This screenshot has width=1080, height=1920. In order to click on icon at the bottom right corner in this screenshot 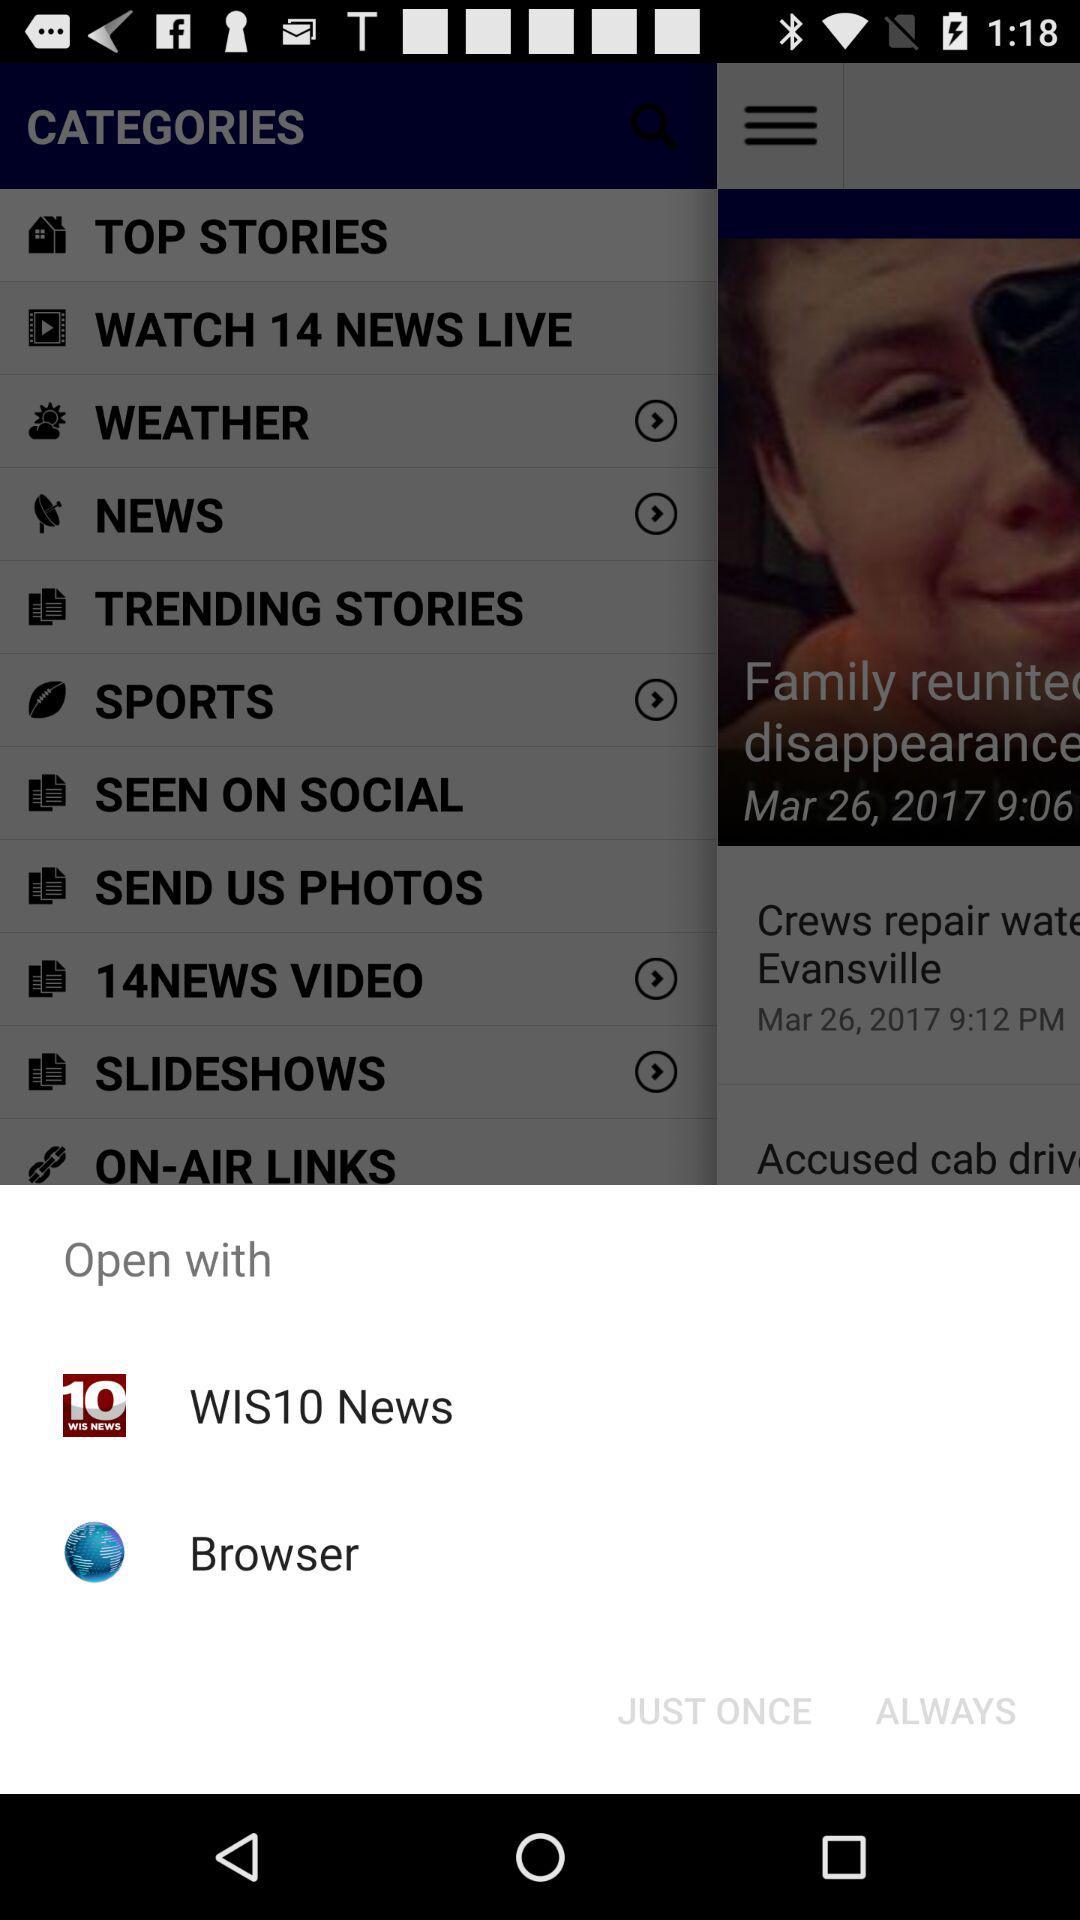, I will do `click(945, 1708)`.